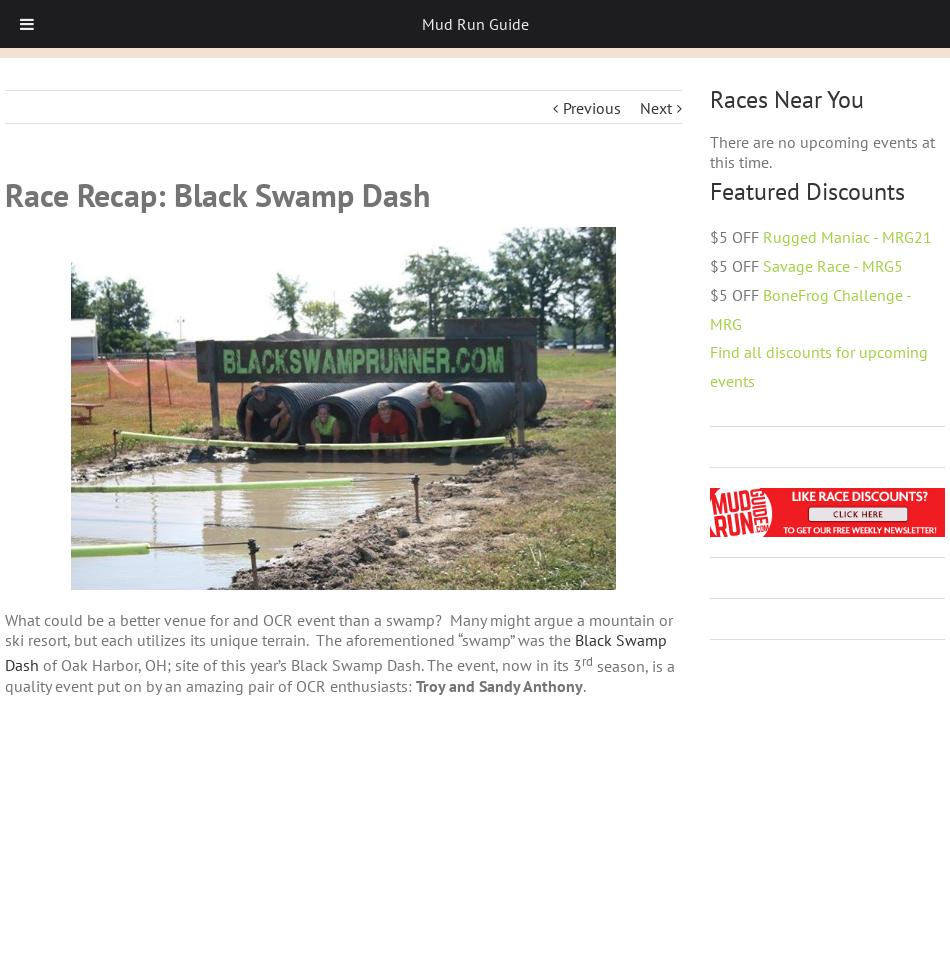 This screenshot has width=950, height=978. What do you see at coordinates (233, 665) in the screenshot?
I see `'of Oak Harbor, OH; site of this year’s Black Swamp Dash.'` at bounding box center [233, 665].